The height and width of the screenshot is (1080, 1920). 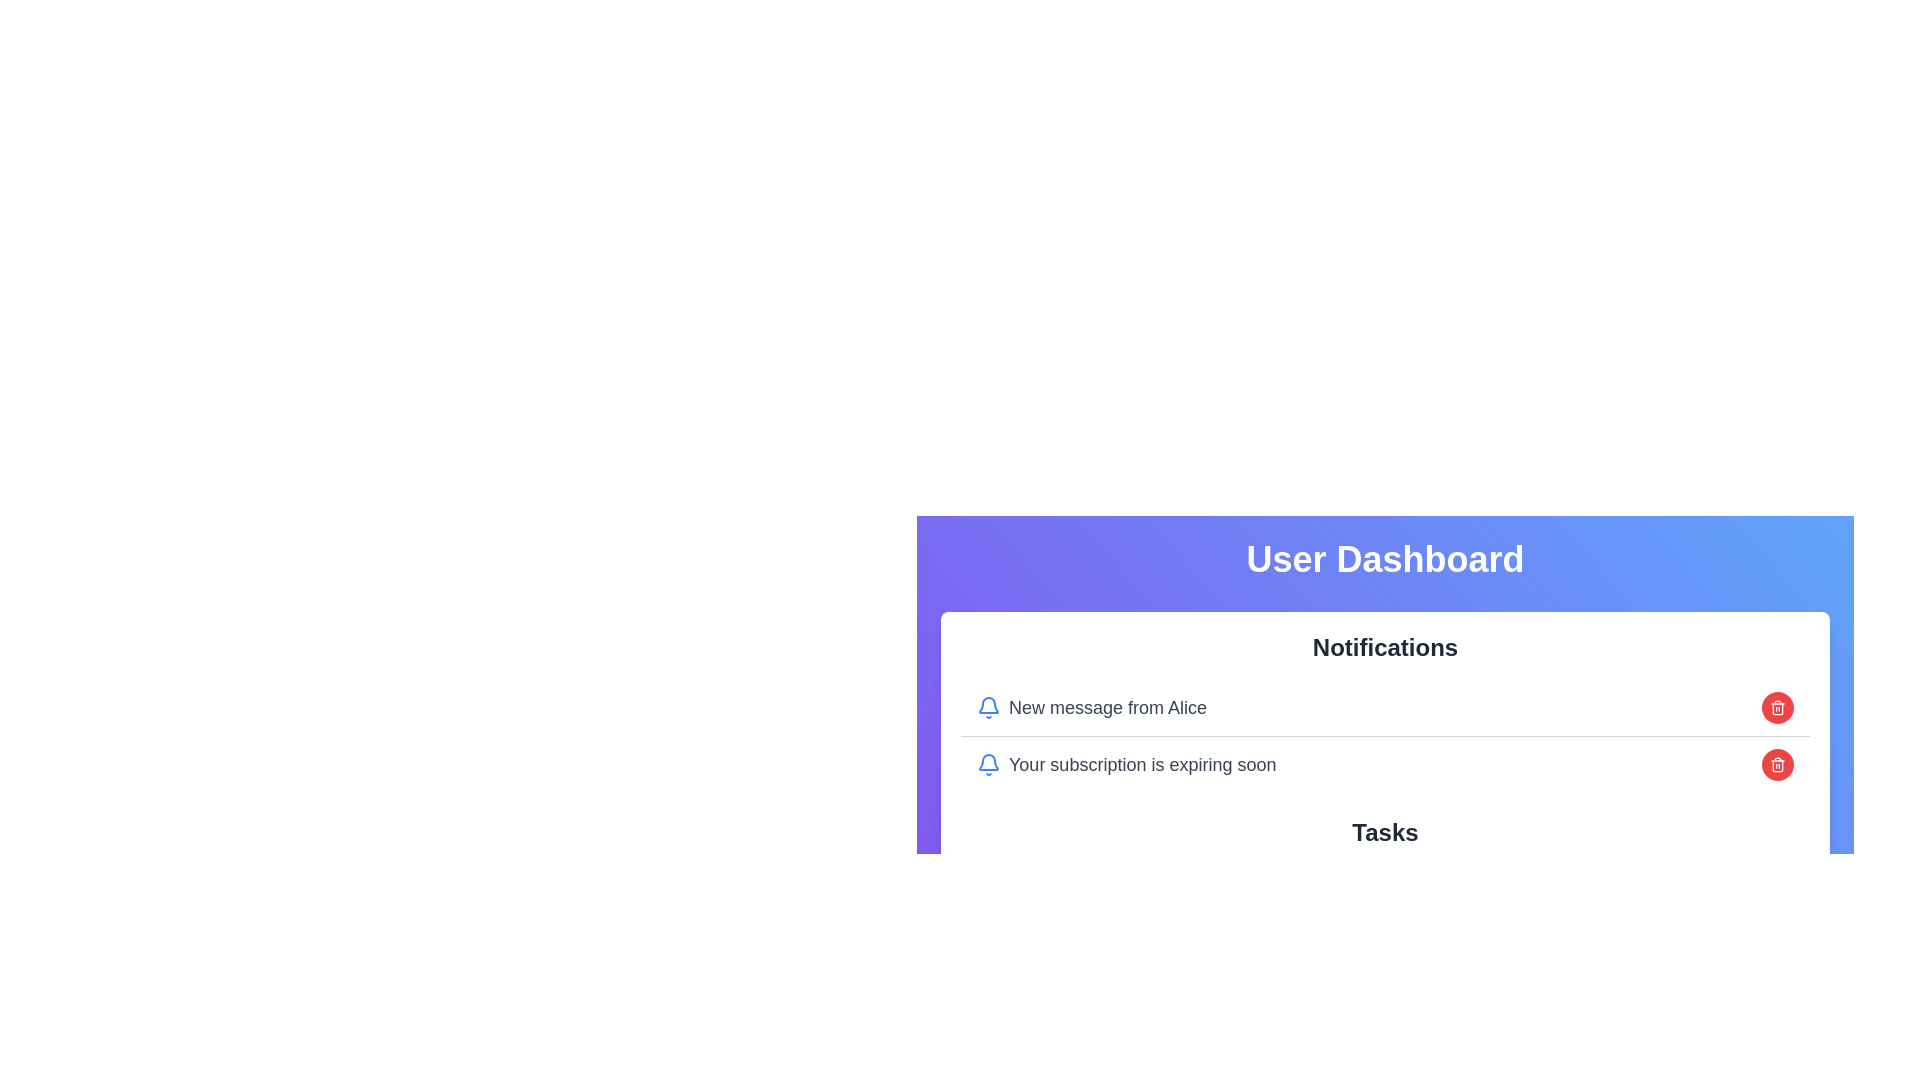 I want to click on the bell icon with a blue outline representing a notification symbol, located in the upper-left corner of the notification entry for 'New message from Alice', so click(x=988, y=707).